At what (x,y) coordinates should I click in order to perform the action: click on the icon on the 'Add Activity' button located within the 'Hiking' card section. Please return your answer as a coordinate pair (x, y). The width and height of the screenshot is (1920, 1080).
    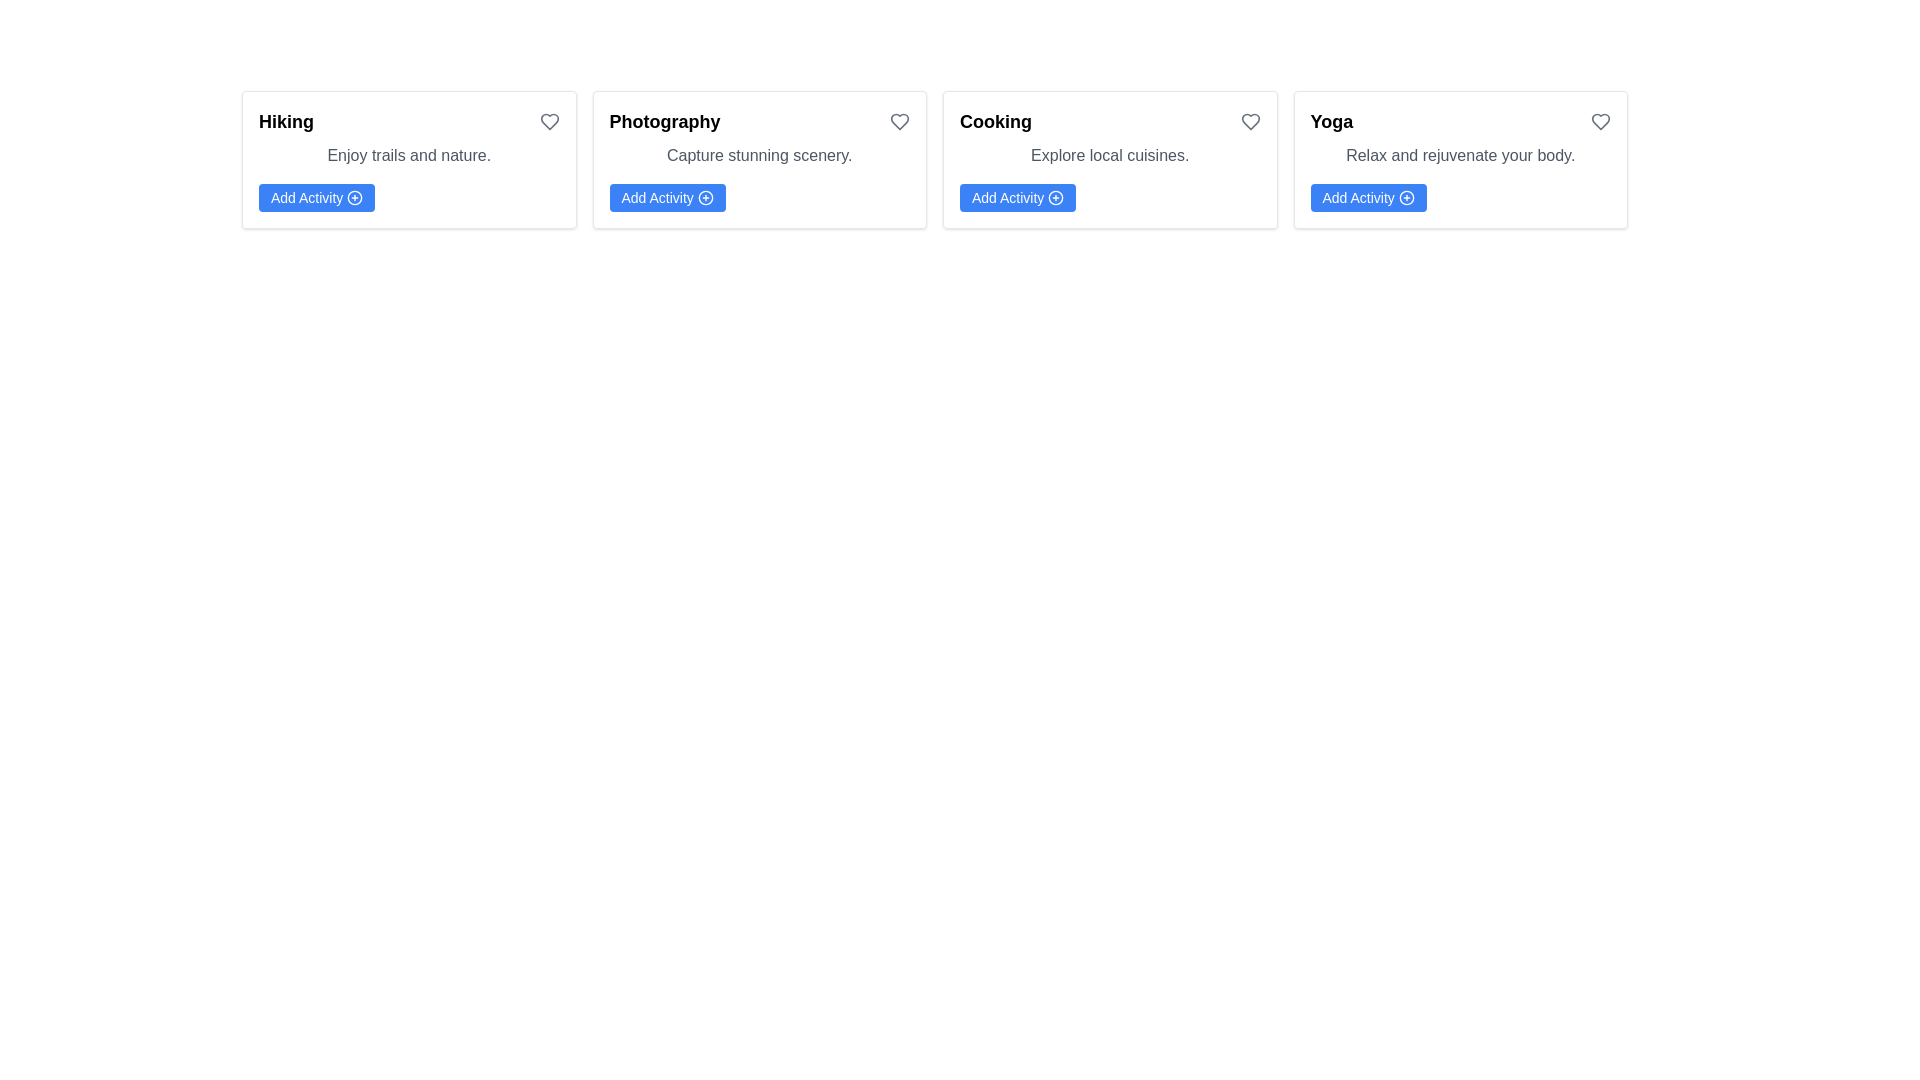
    Looking at the image, I should click on (355, 197).